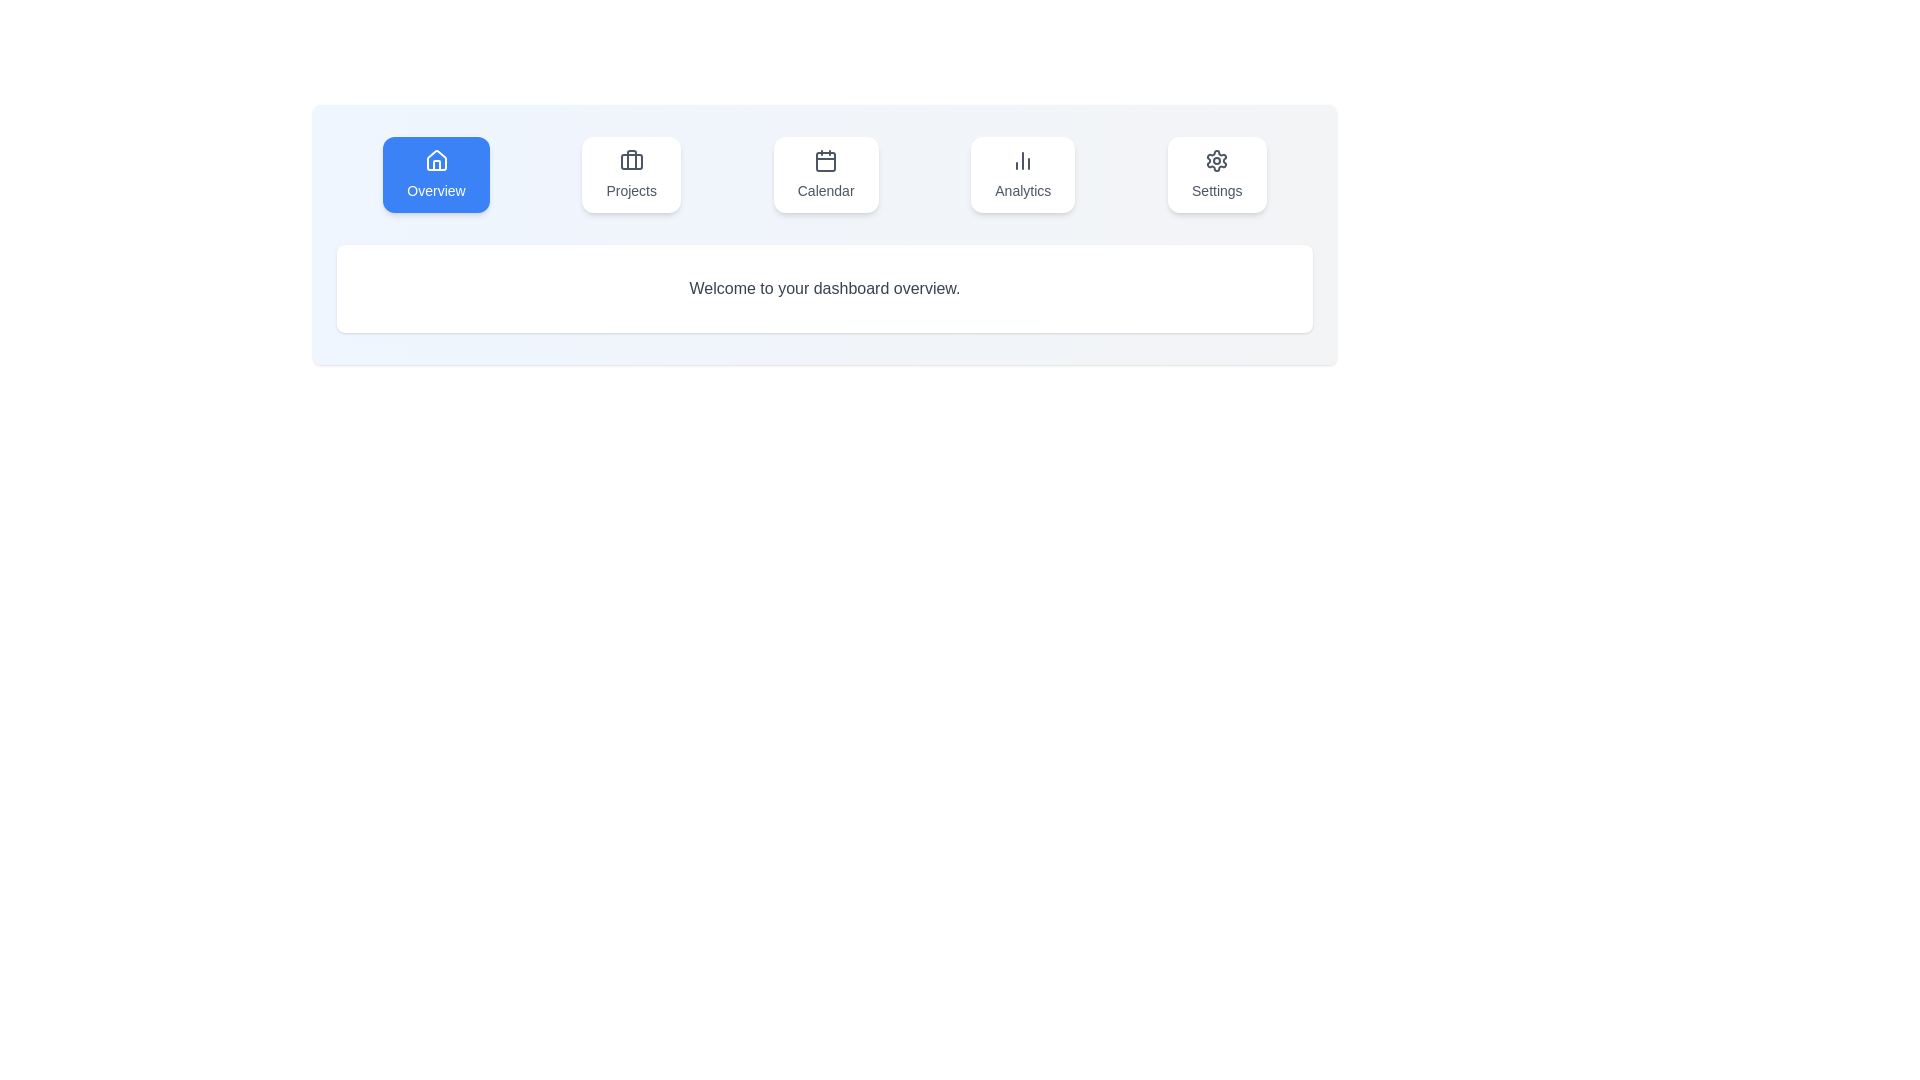 The width and height of the screenshot is (1920, 1080). What do you see at coordinates (826, 173) in the screenshot?
I see `the third button in the horizontal sequence of five buttons` at bounding box center [826, 173].